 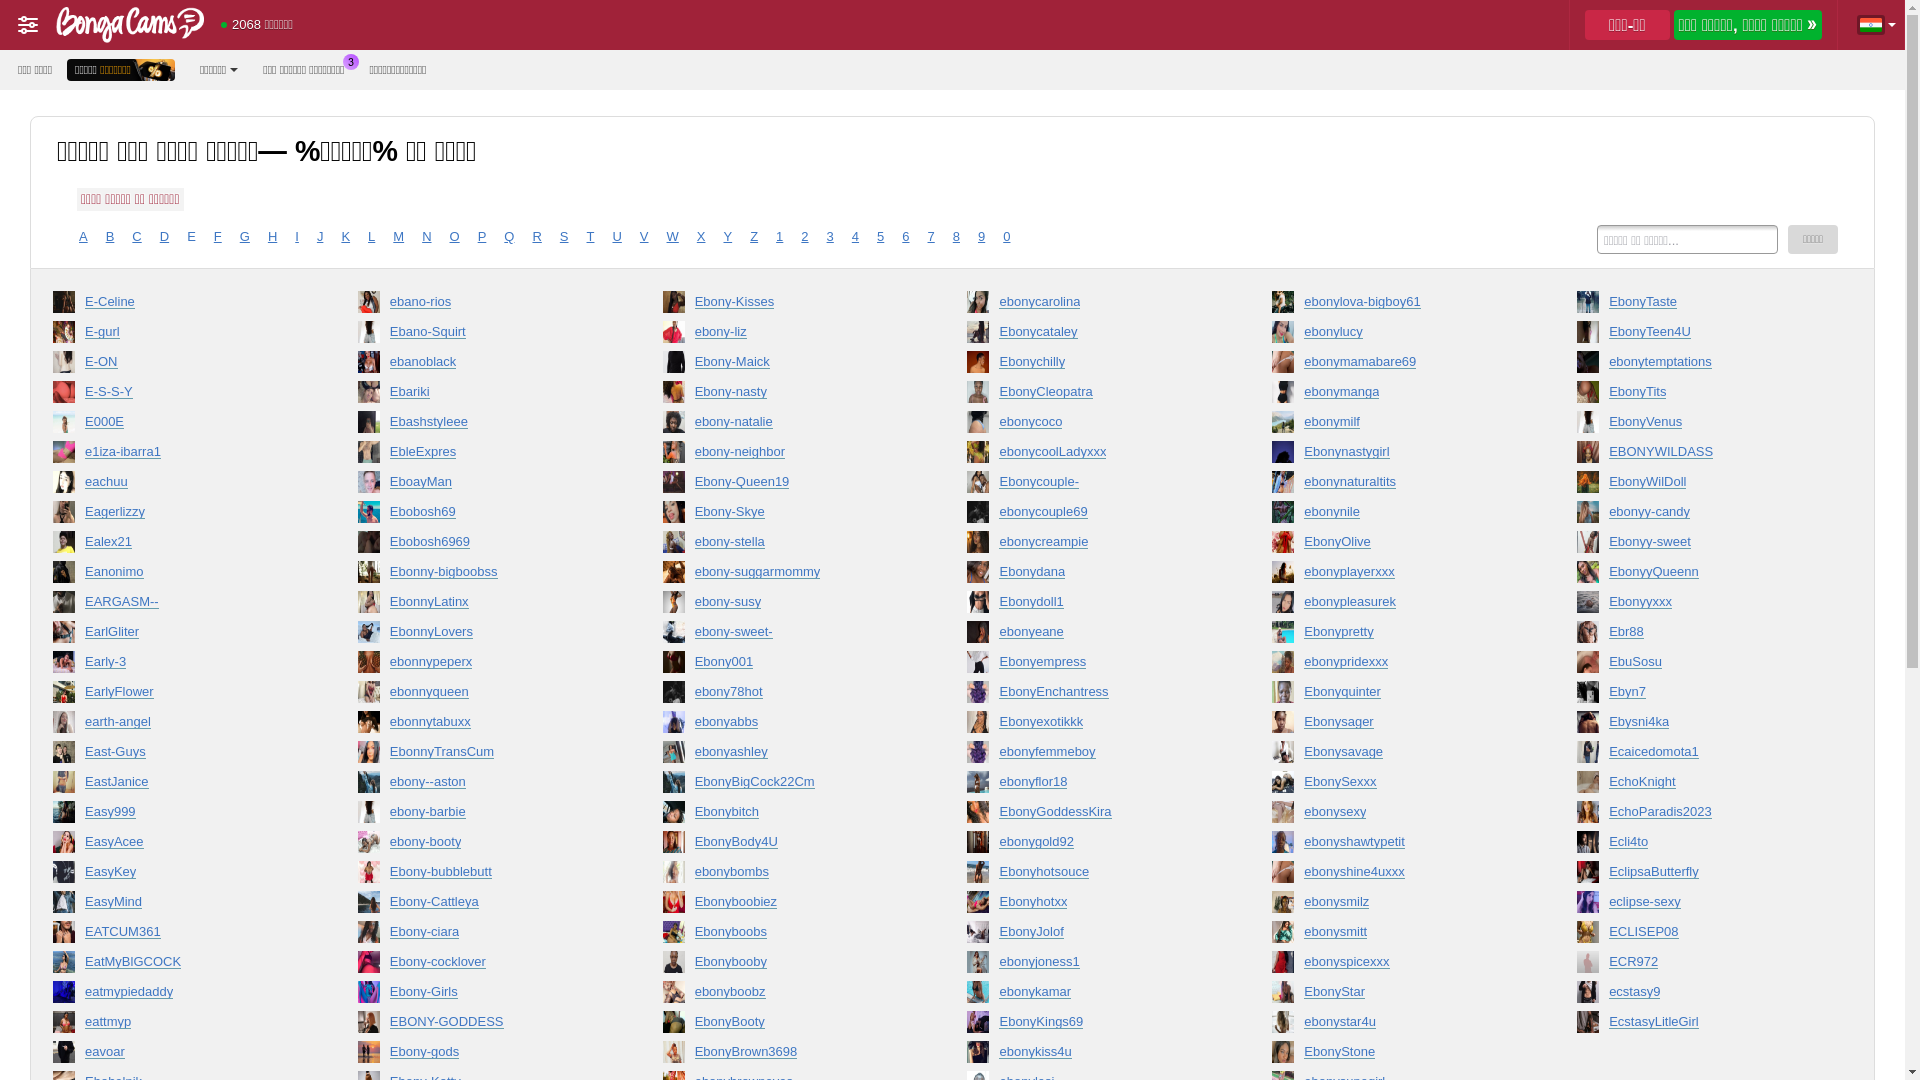 I want to click on 'ebonykamar', so click(x=966, y=995).